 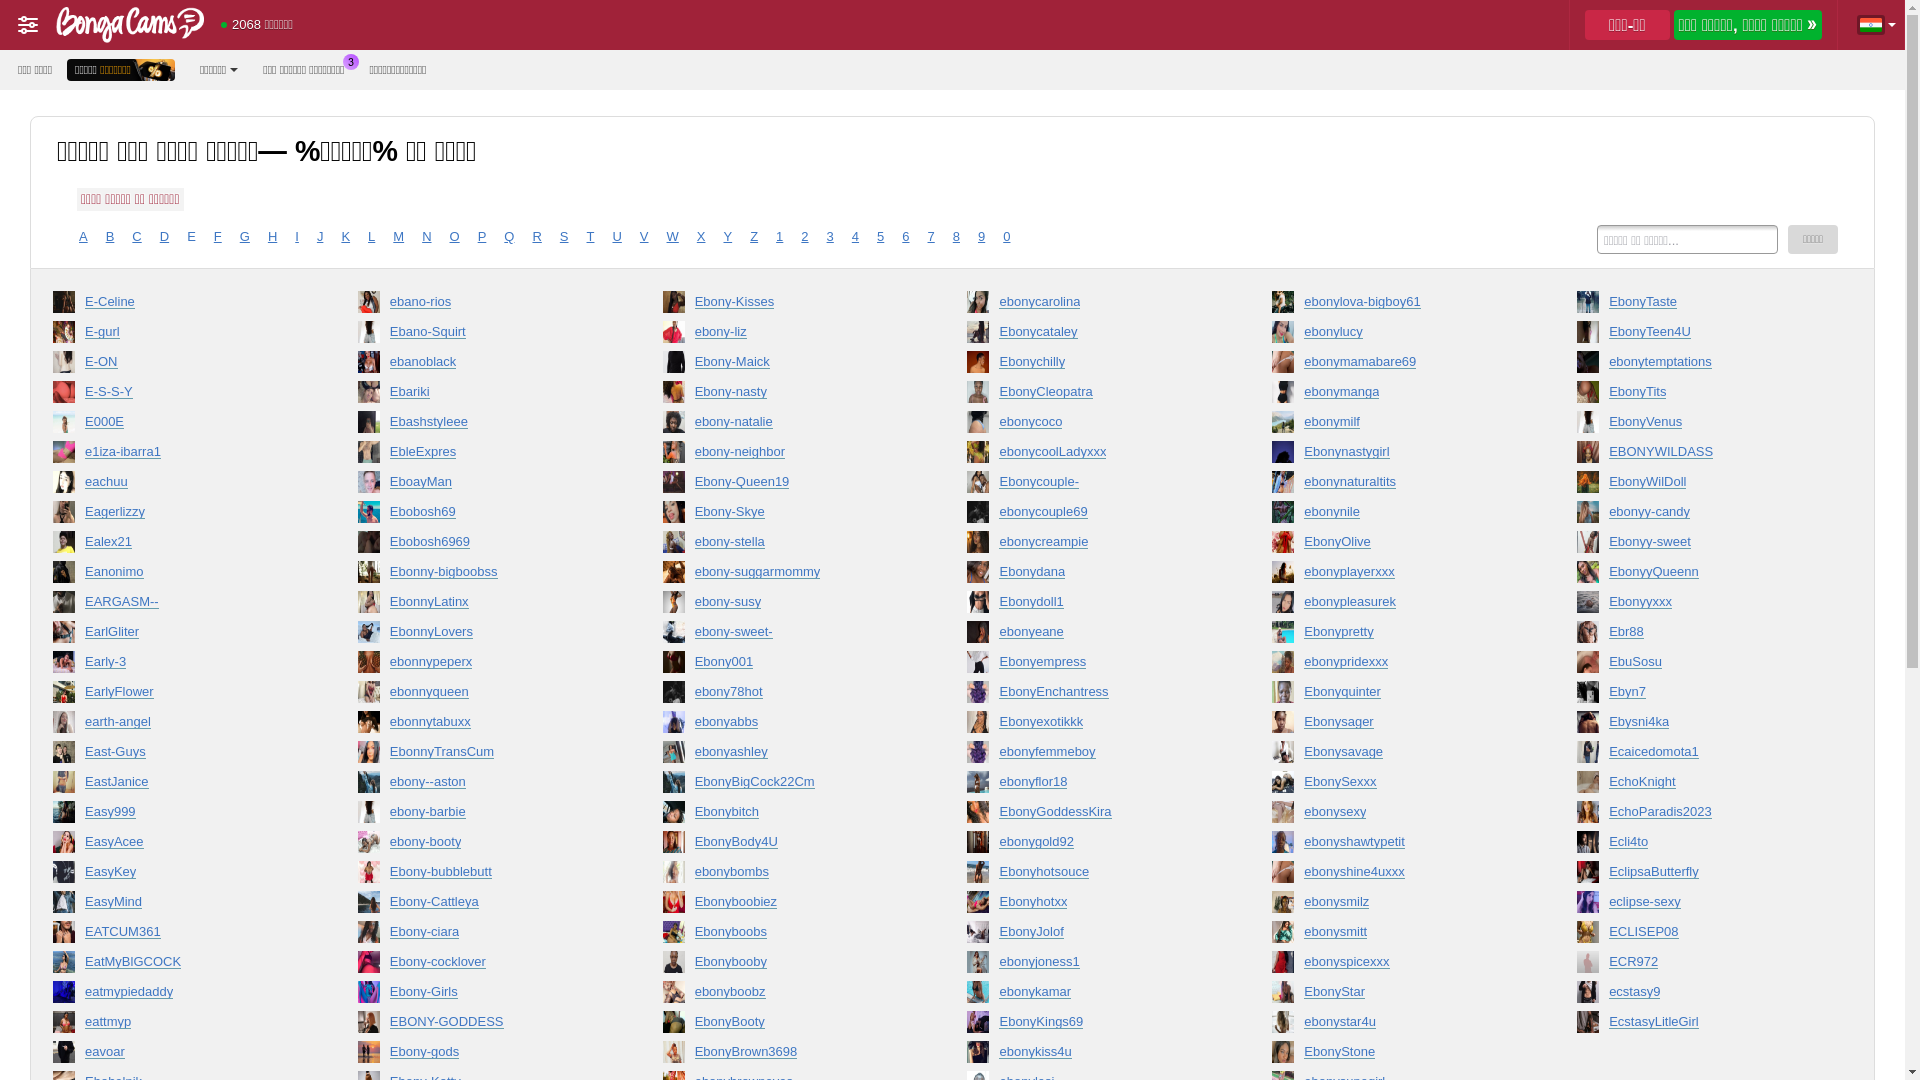 I want to click on 'ebonykamar', so click(x=966, y=995).